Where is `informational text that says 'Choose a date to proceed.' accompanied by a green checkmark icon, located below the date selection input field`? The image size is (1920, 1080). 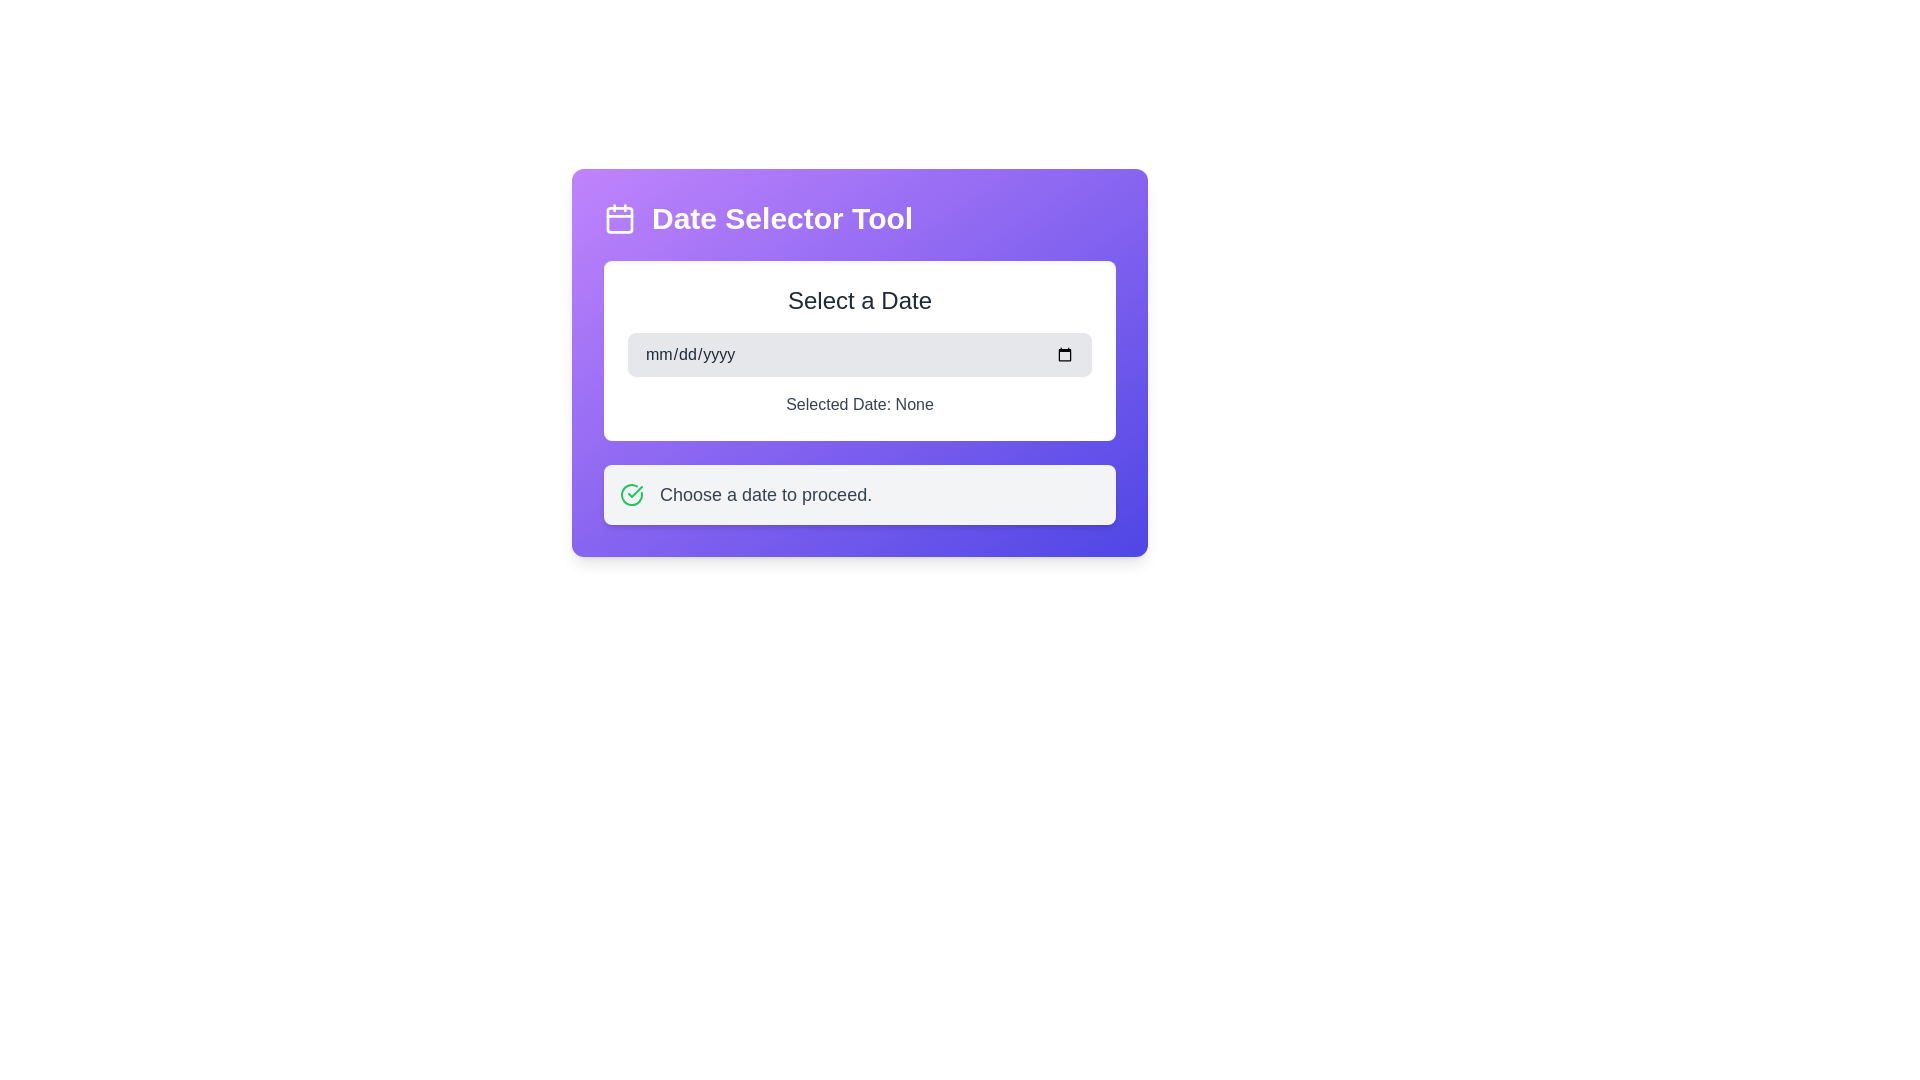
informational text that says 'Choose a date to proceed.' accompanied by a green checkmark icon, located below the date selection input field is located at coordinates (859, 494).